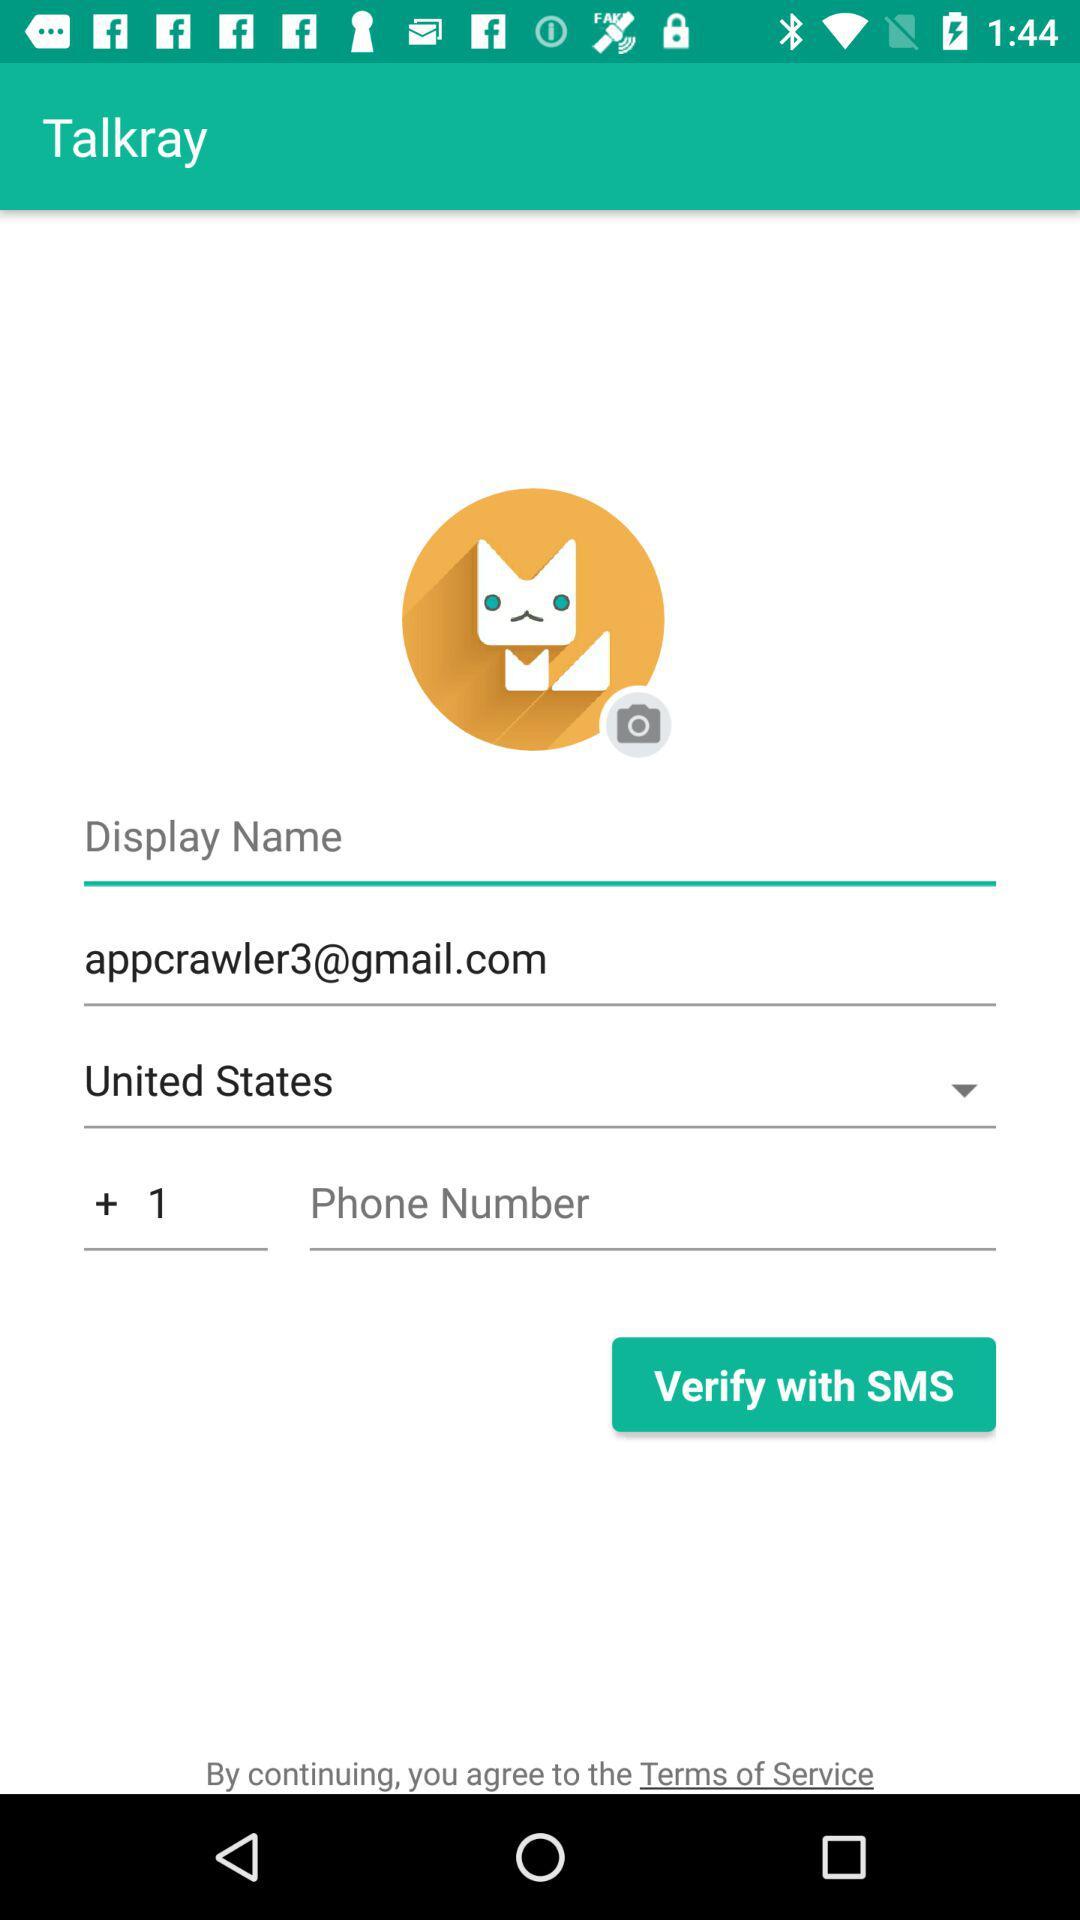 This screenshot has height=1920, width=1080. Describe the element at coordinates (540, 1089) in the screenshot. I see `icon below appcrawler3@gmail.com icon` at that location.